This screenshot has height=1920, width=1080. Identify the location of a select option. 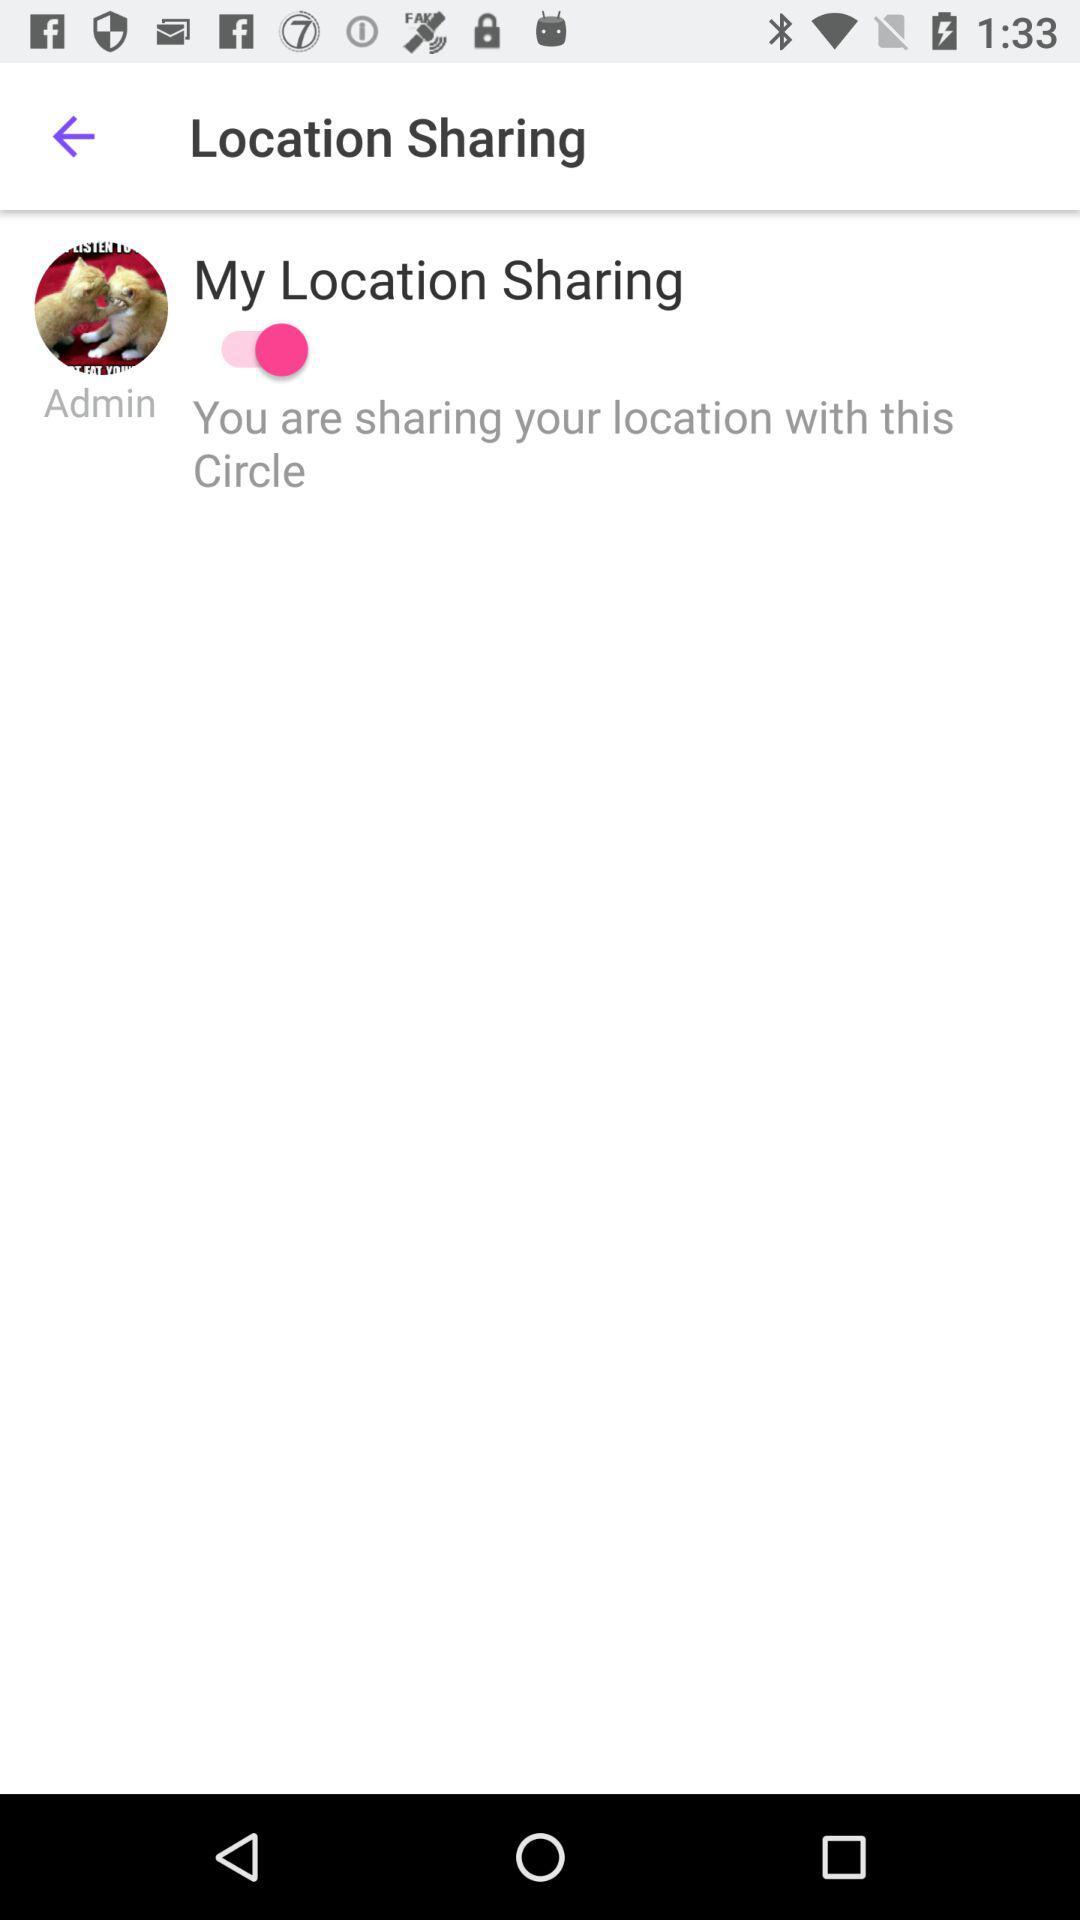
(253, 349).